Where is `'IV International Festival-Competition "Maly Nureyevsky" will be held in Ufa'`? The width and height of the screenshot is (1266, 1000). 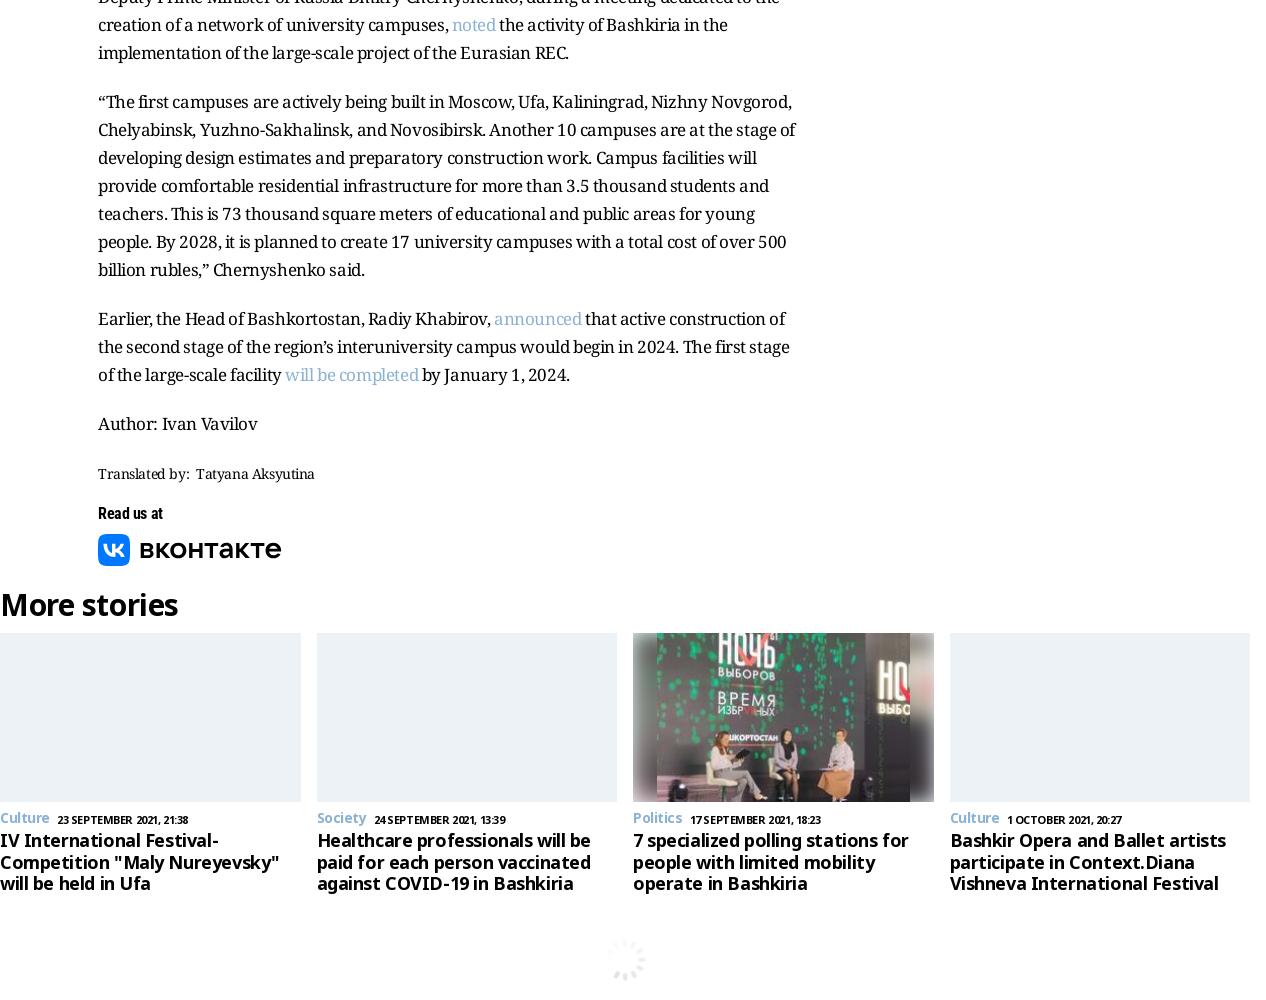 'IV International Festival-Competition "Maly Nureyevsky" will be held in Ufa' is located at coordinates (139, 860).